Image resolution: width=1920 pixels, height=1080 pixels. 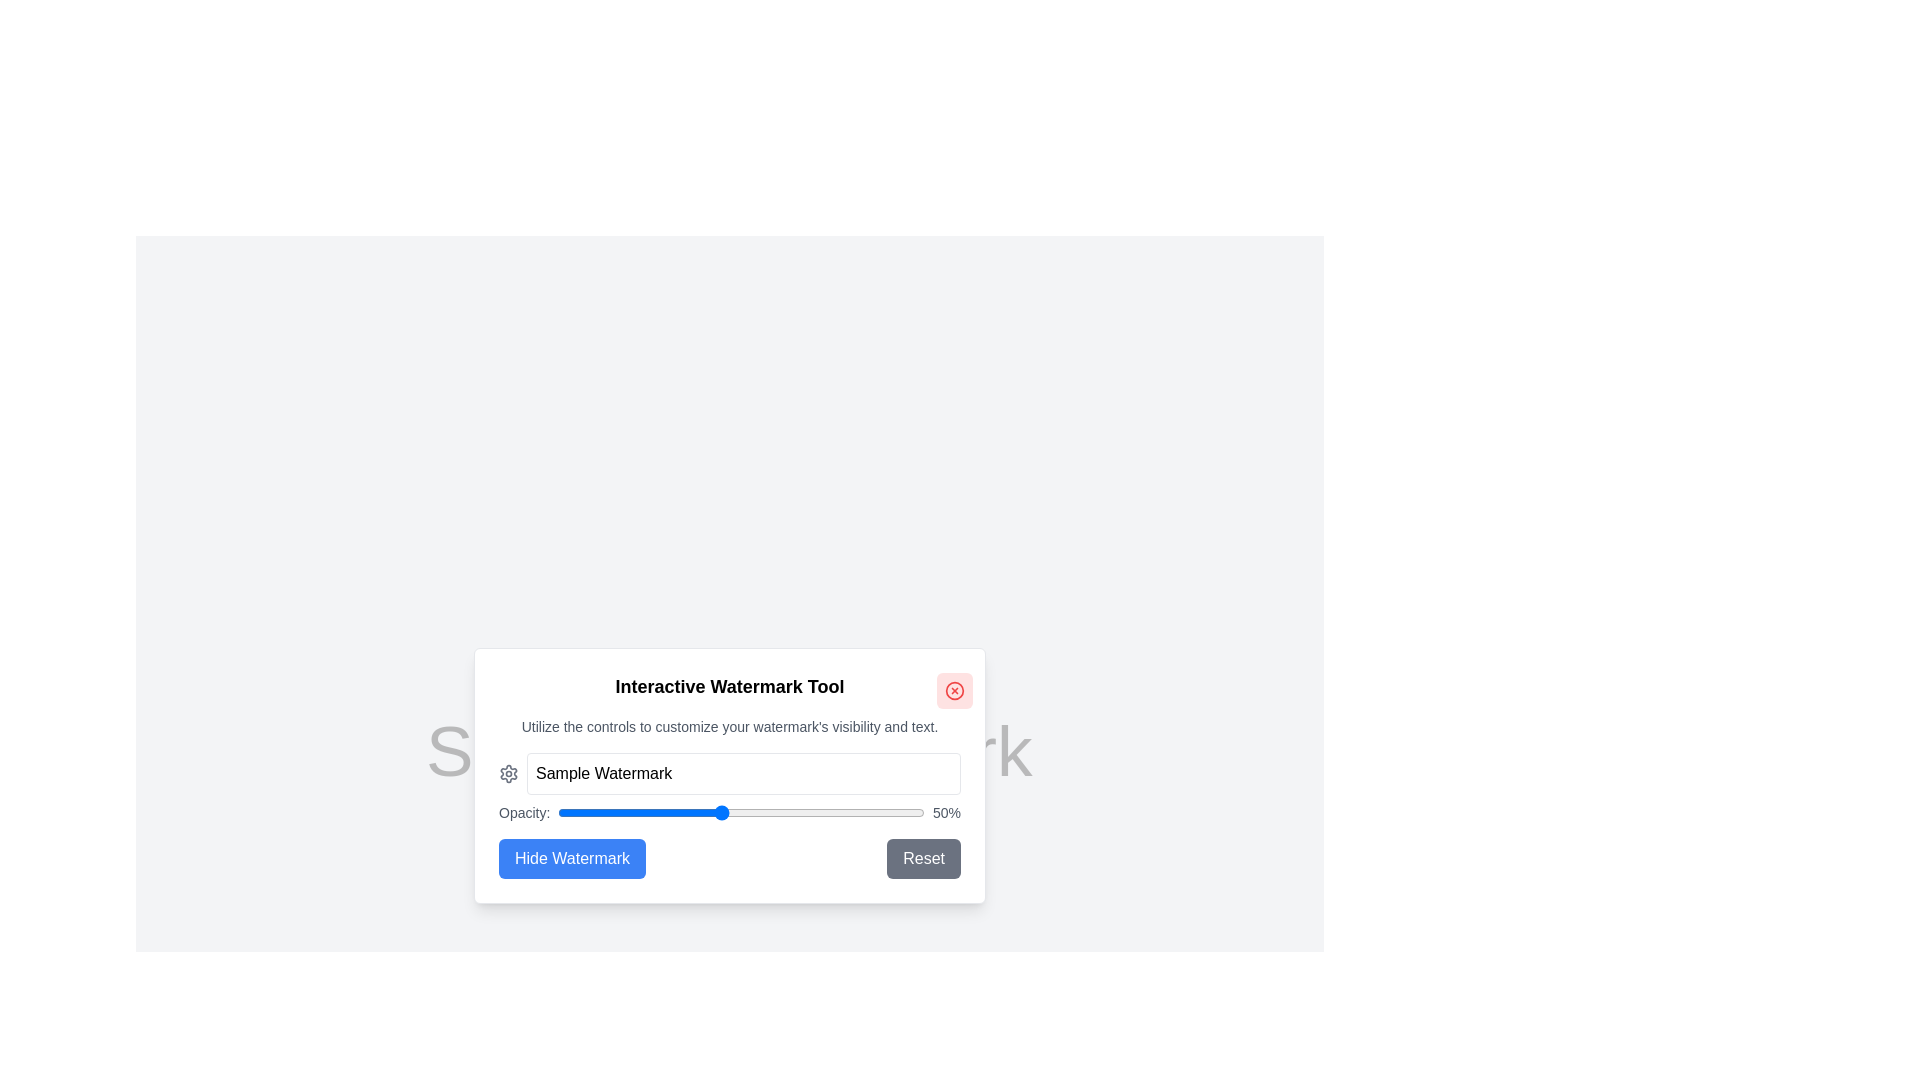 I want to click on the 'Hide Watermark' button in the Button Group at the bottom of the 'Interactive Watermark Tool' modal, so click(x=728, y=858).